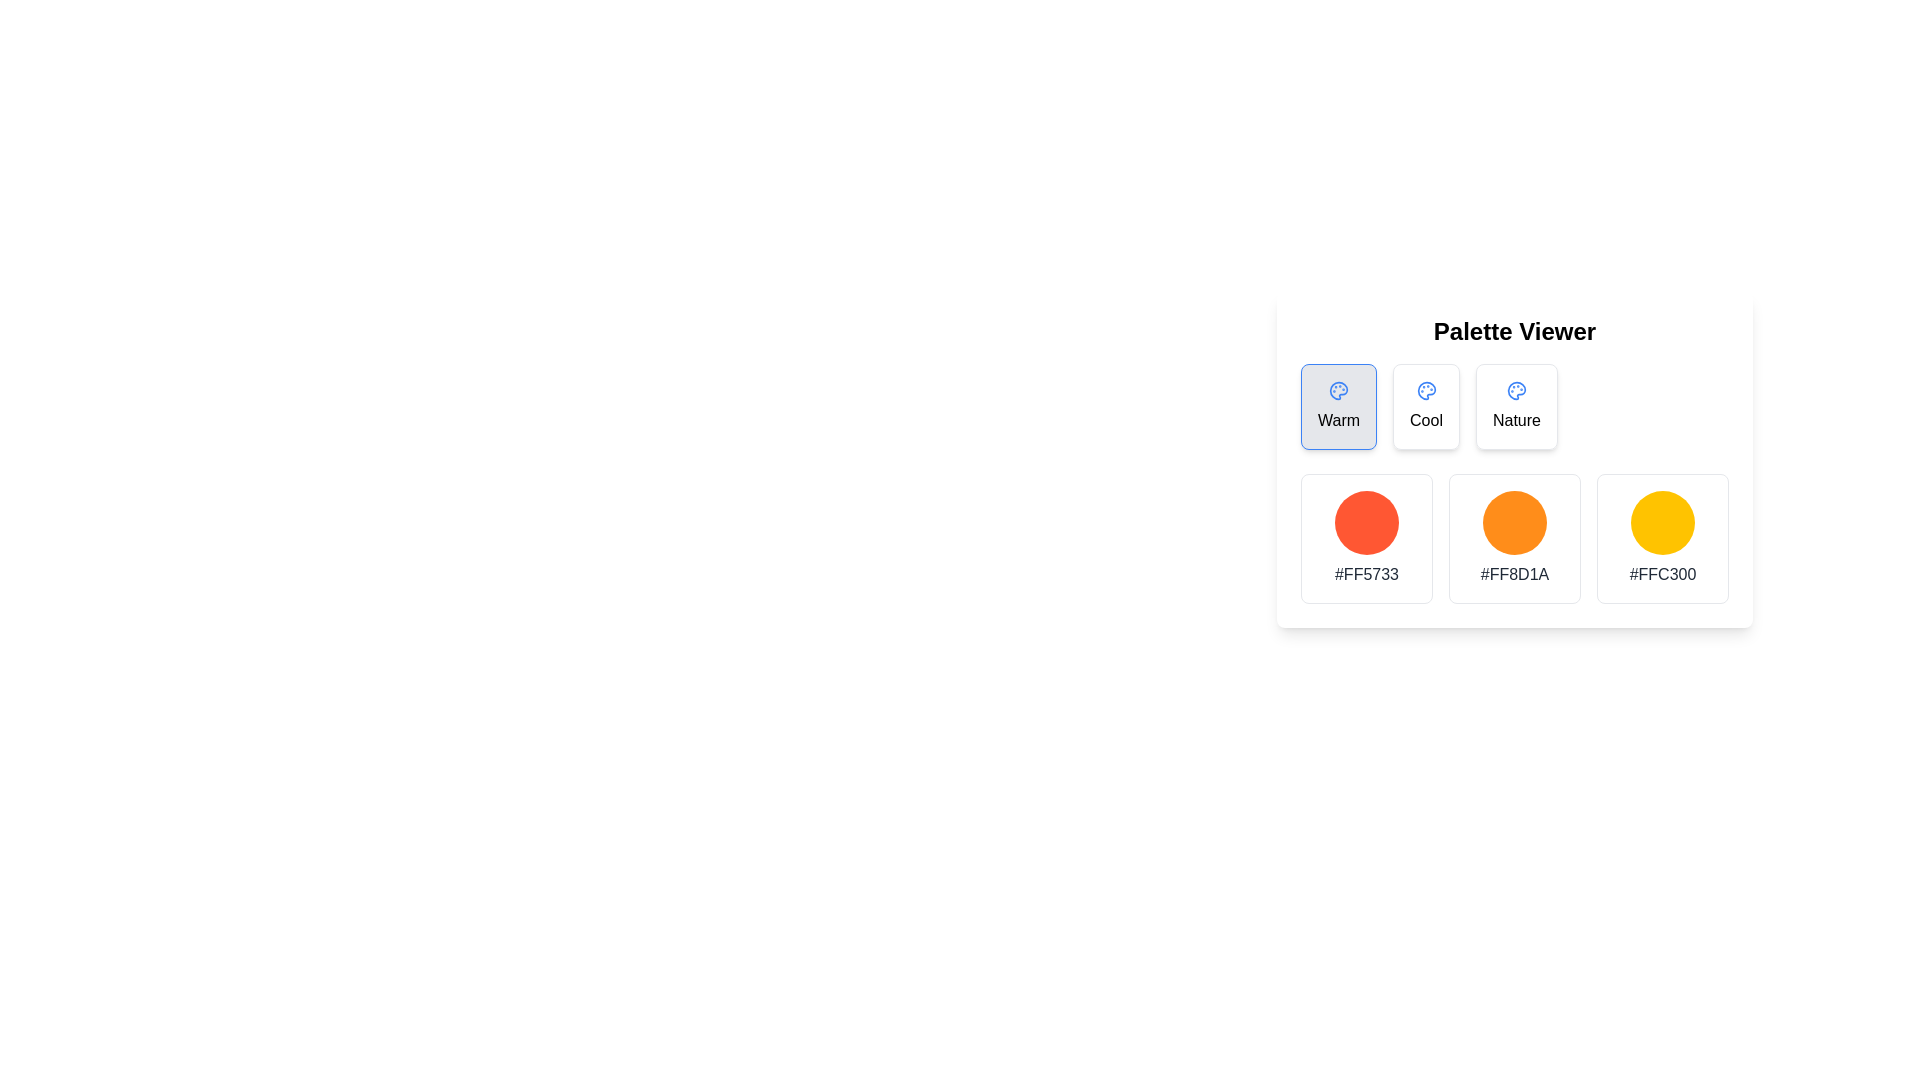  I want to click on the leftmost icon representing the 'Warm' palette option under the 'Palette Viewer' section, so click(1339, 390).